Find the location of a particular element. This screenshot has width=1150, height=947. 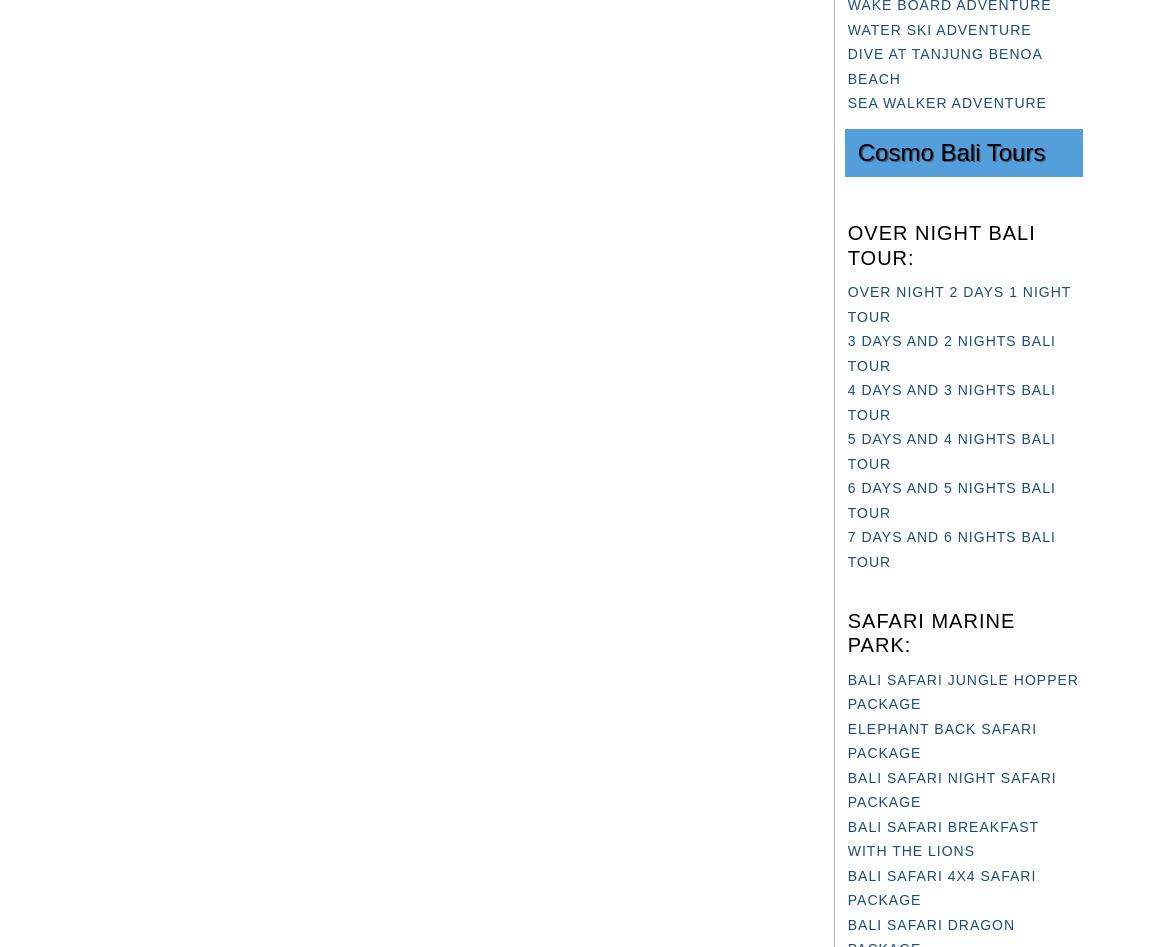

'5 DAYS AND 4 NIGHTS BALI TOUR' is located at coordinates (951, 450).